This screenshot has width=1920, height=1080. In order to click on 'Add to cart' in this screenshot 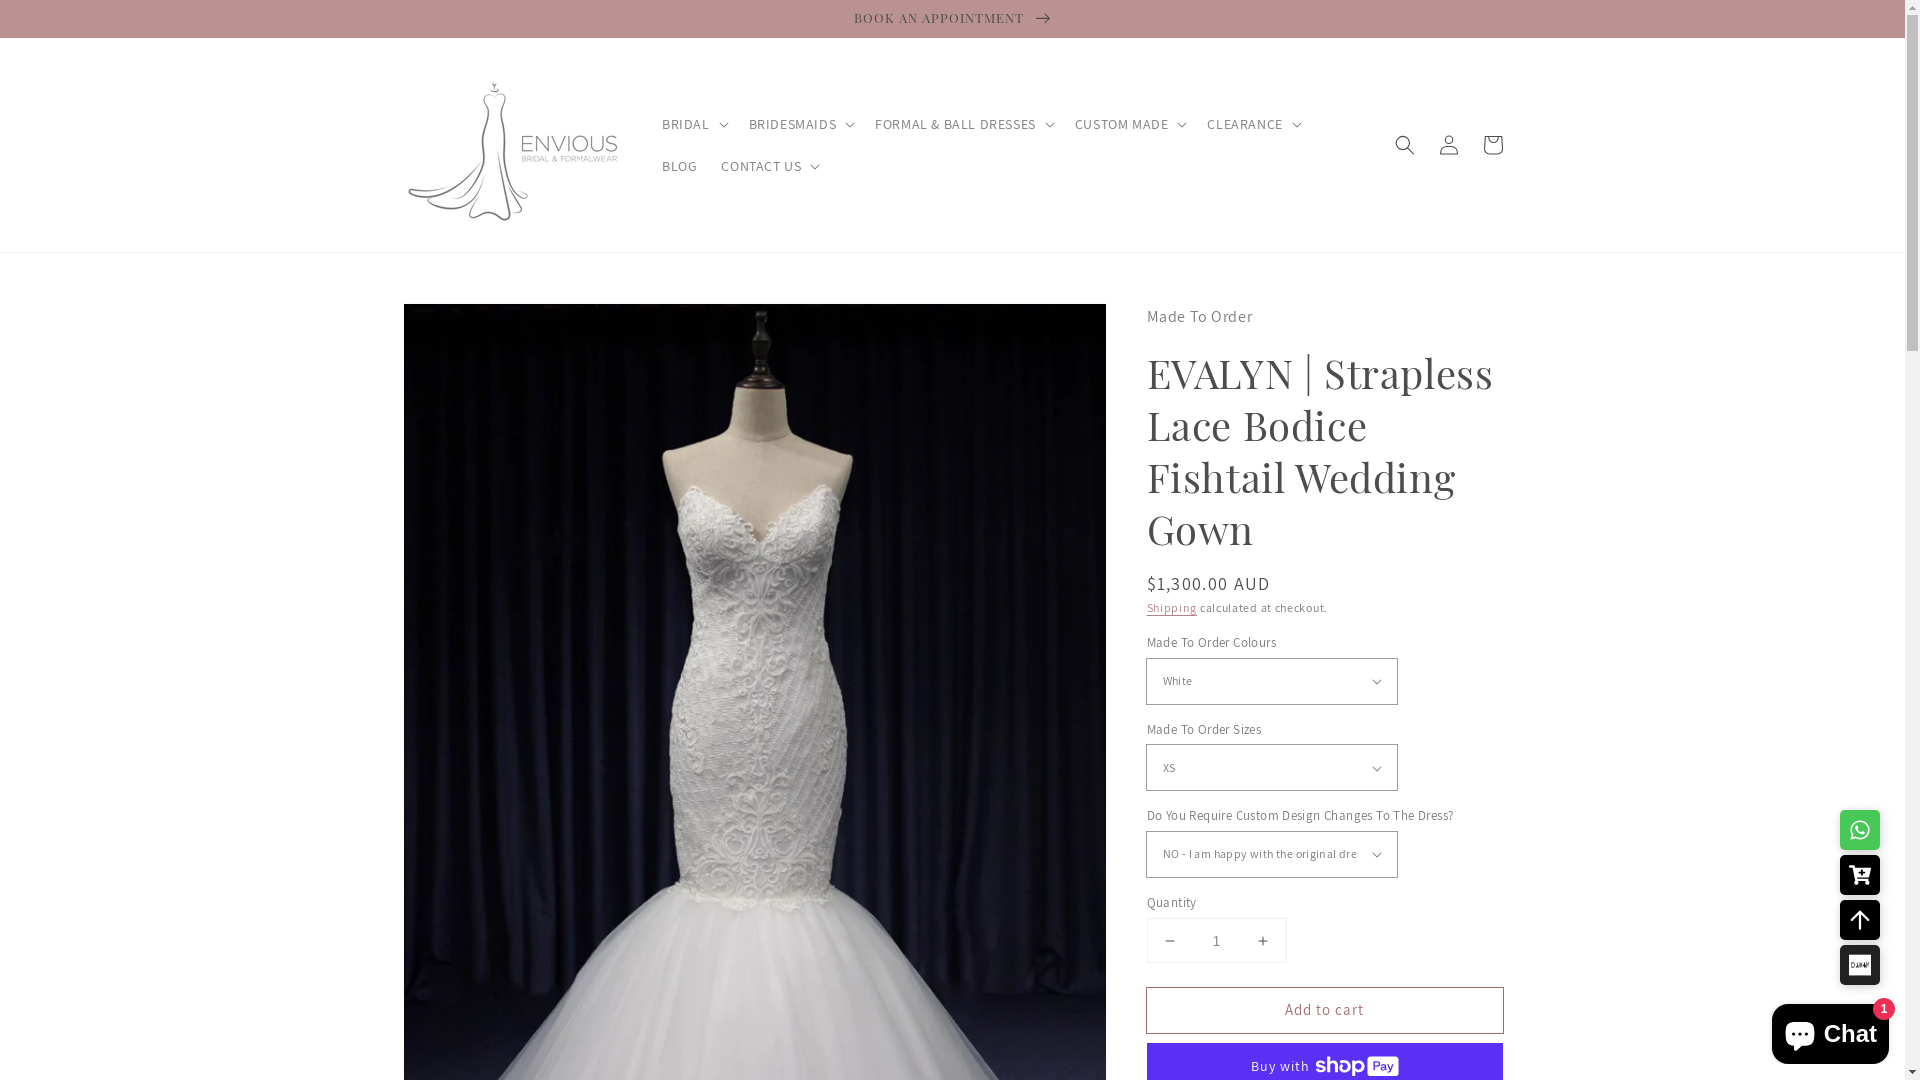, I will do `click(1324, 1010)`.